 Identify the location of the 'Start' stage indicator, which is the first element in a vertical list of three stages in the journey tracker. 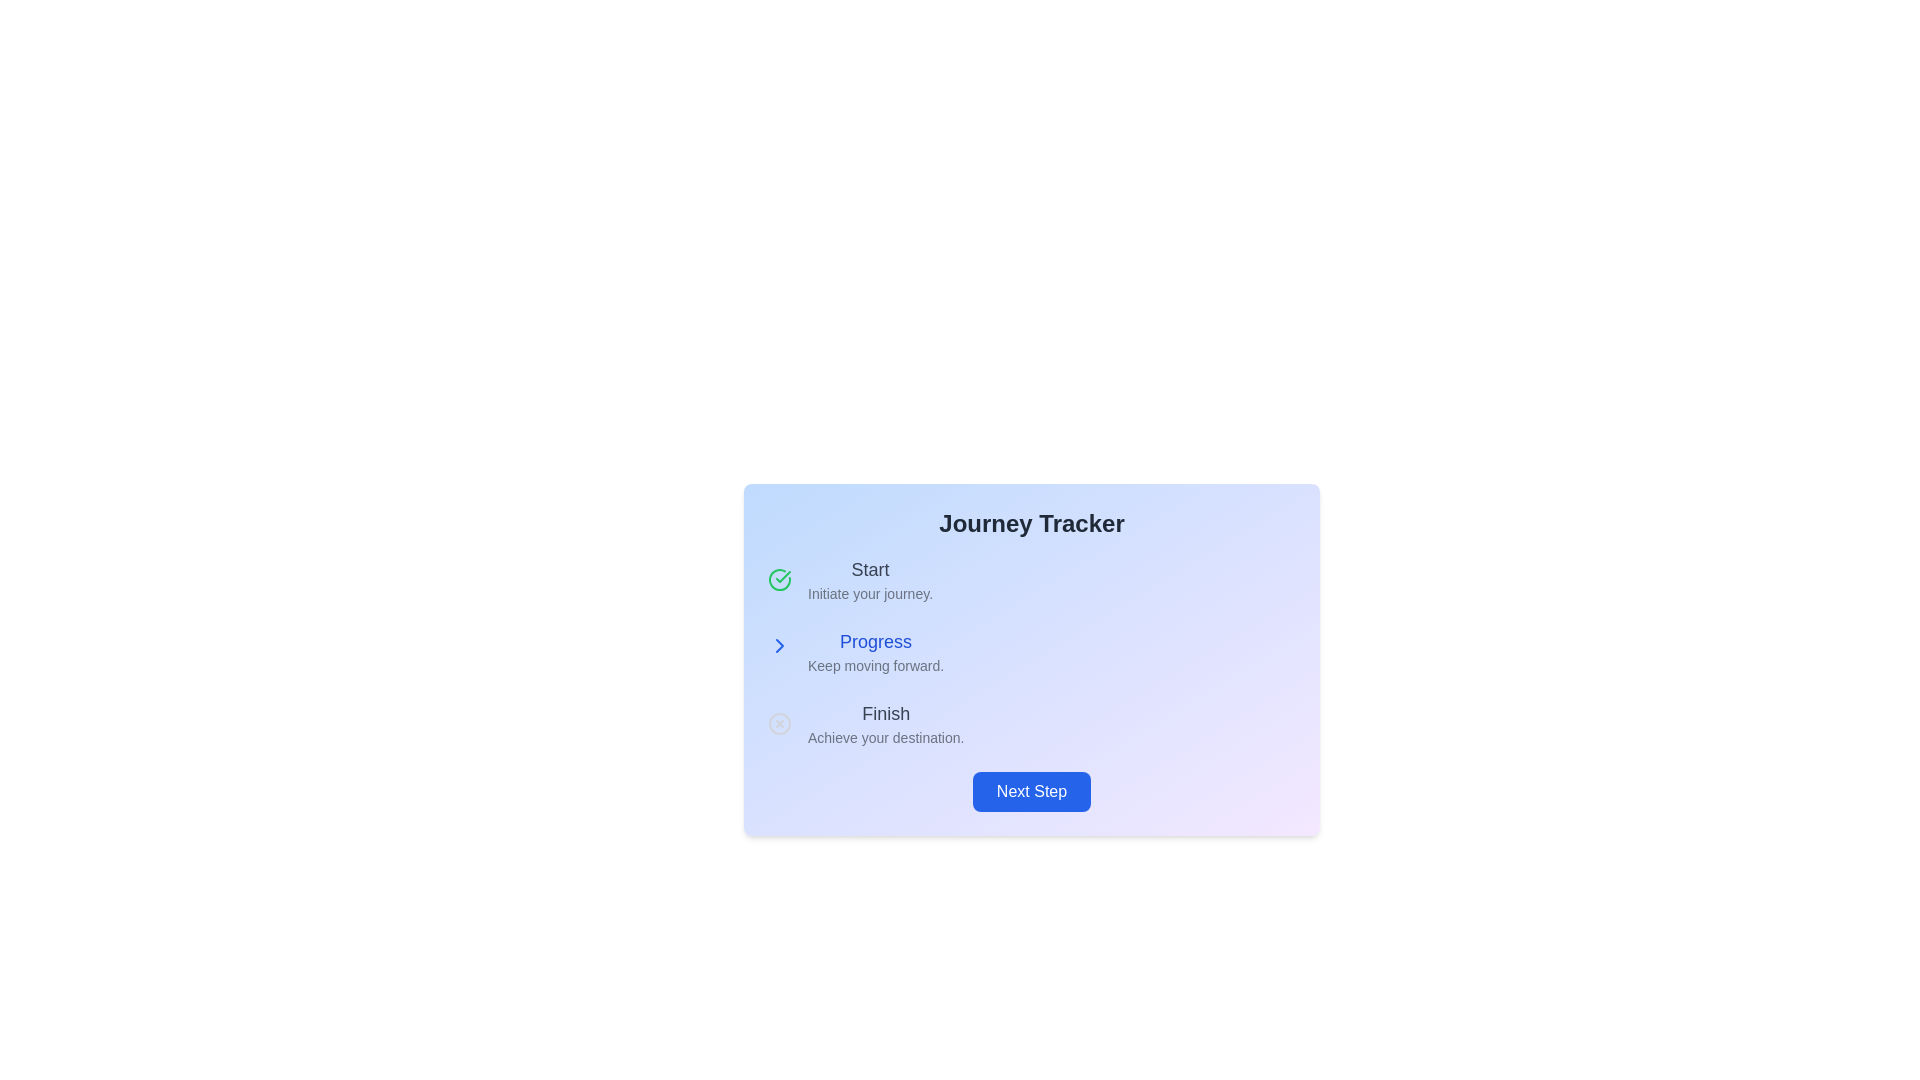
(1032, 579).